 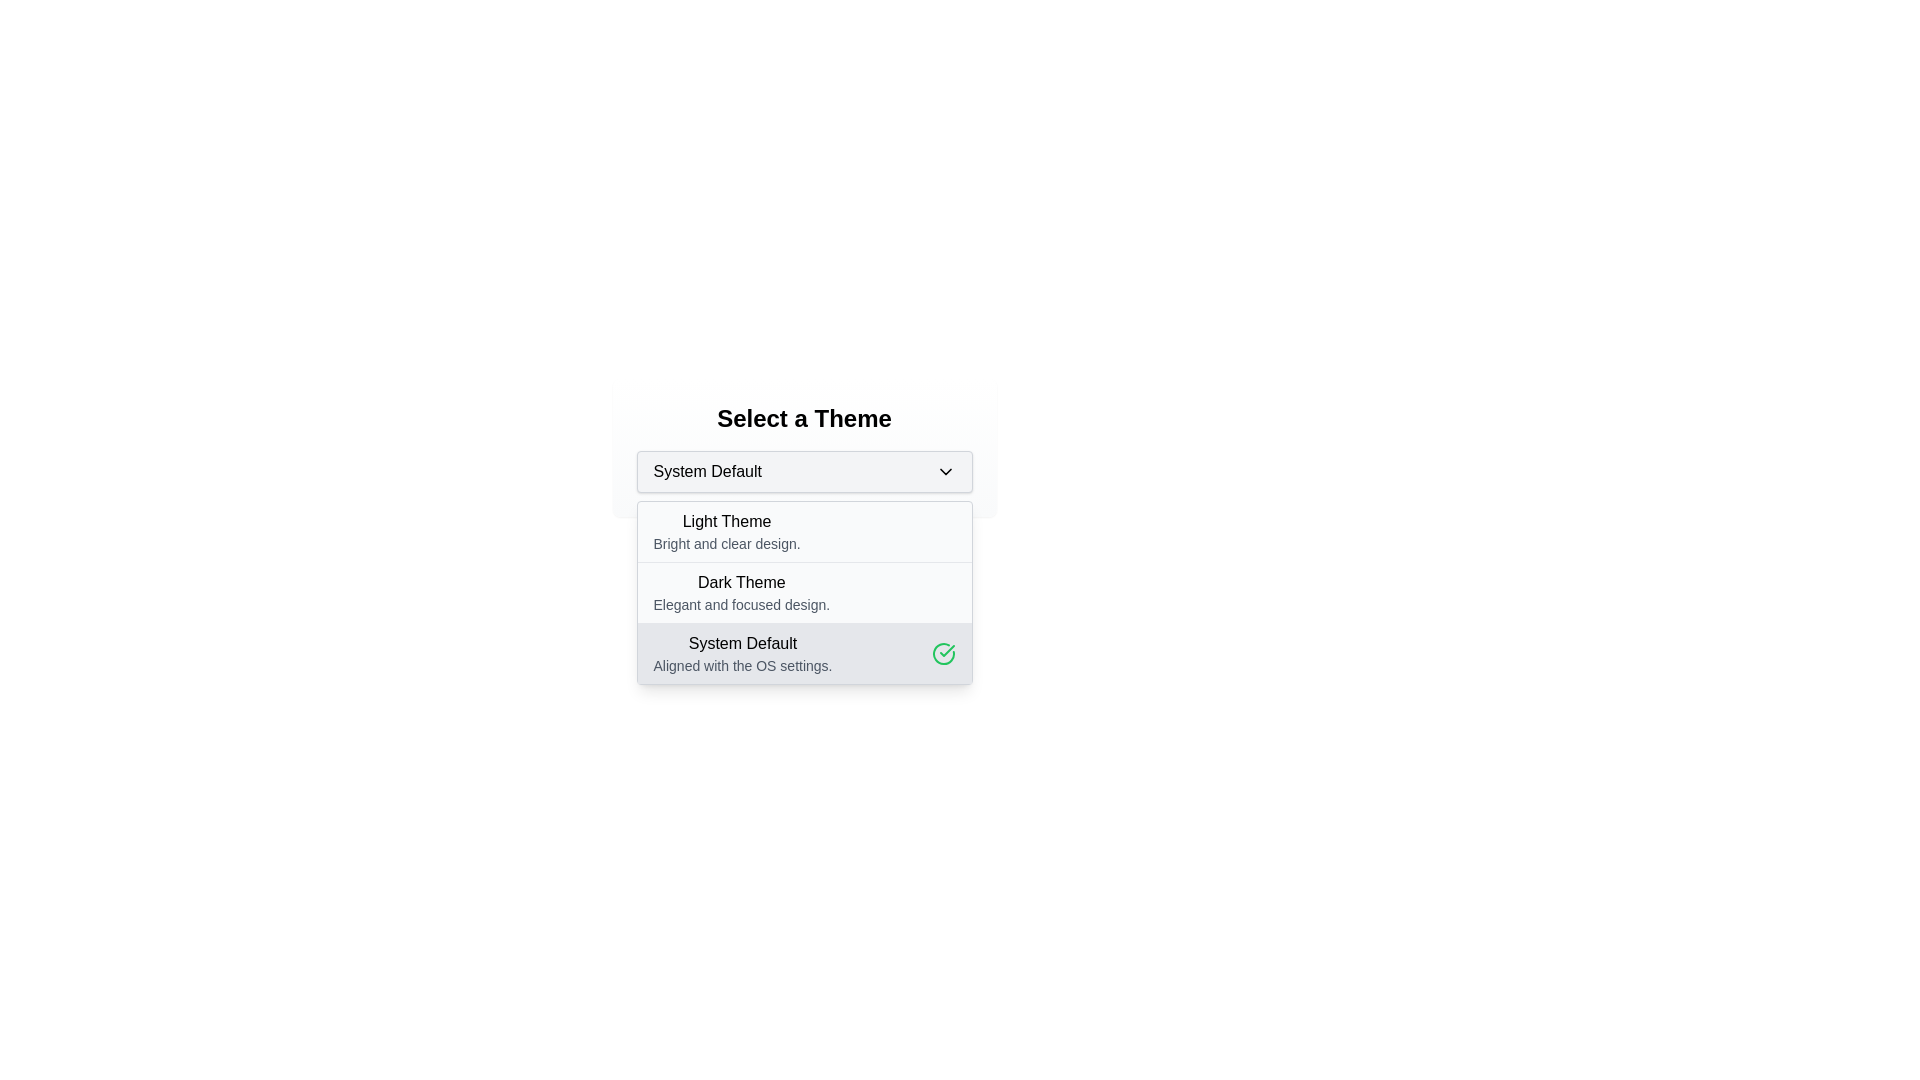 I want to click on the green checkmark icon within the circular outline that indicates the selection state of the 'System Default' option in the theme selection dropdown, so click(x=942, y=654).